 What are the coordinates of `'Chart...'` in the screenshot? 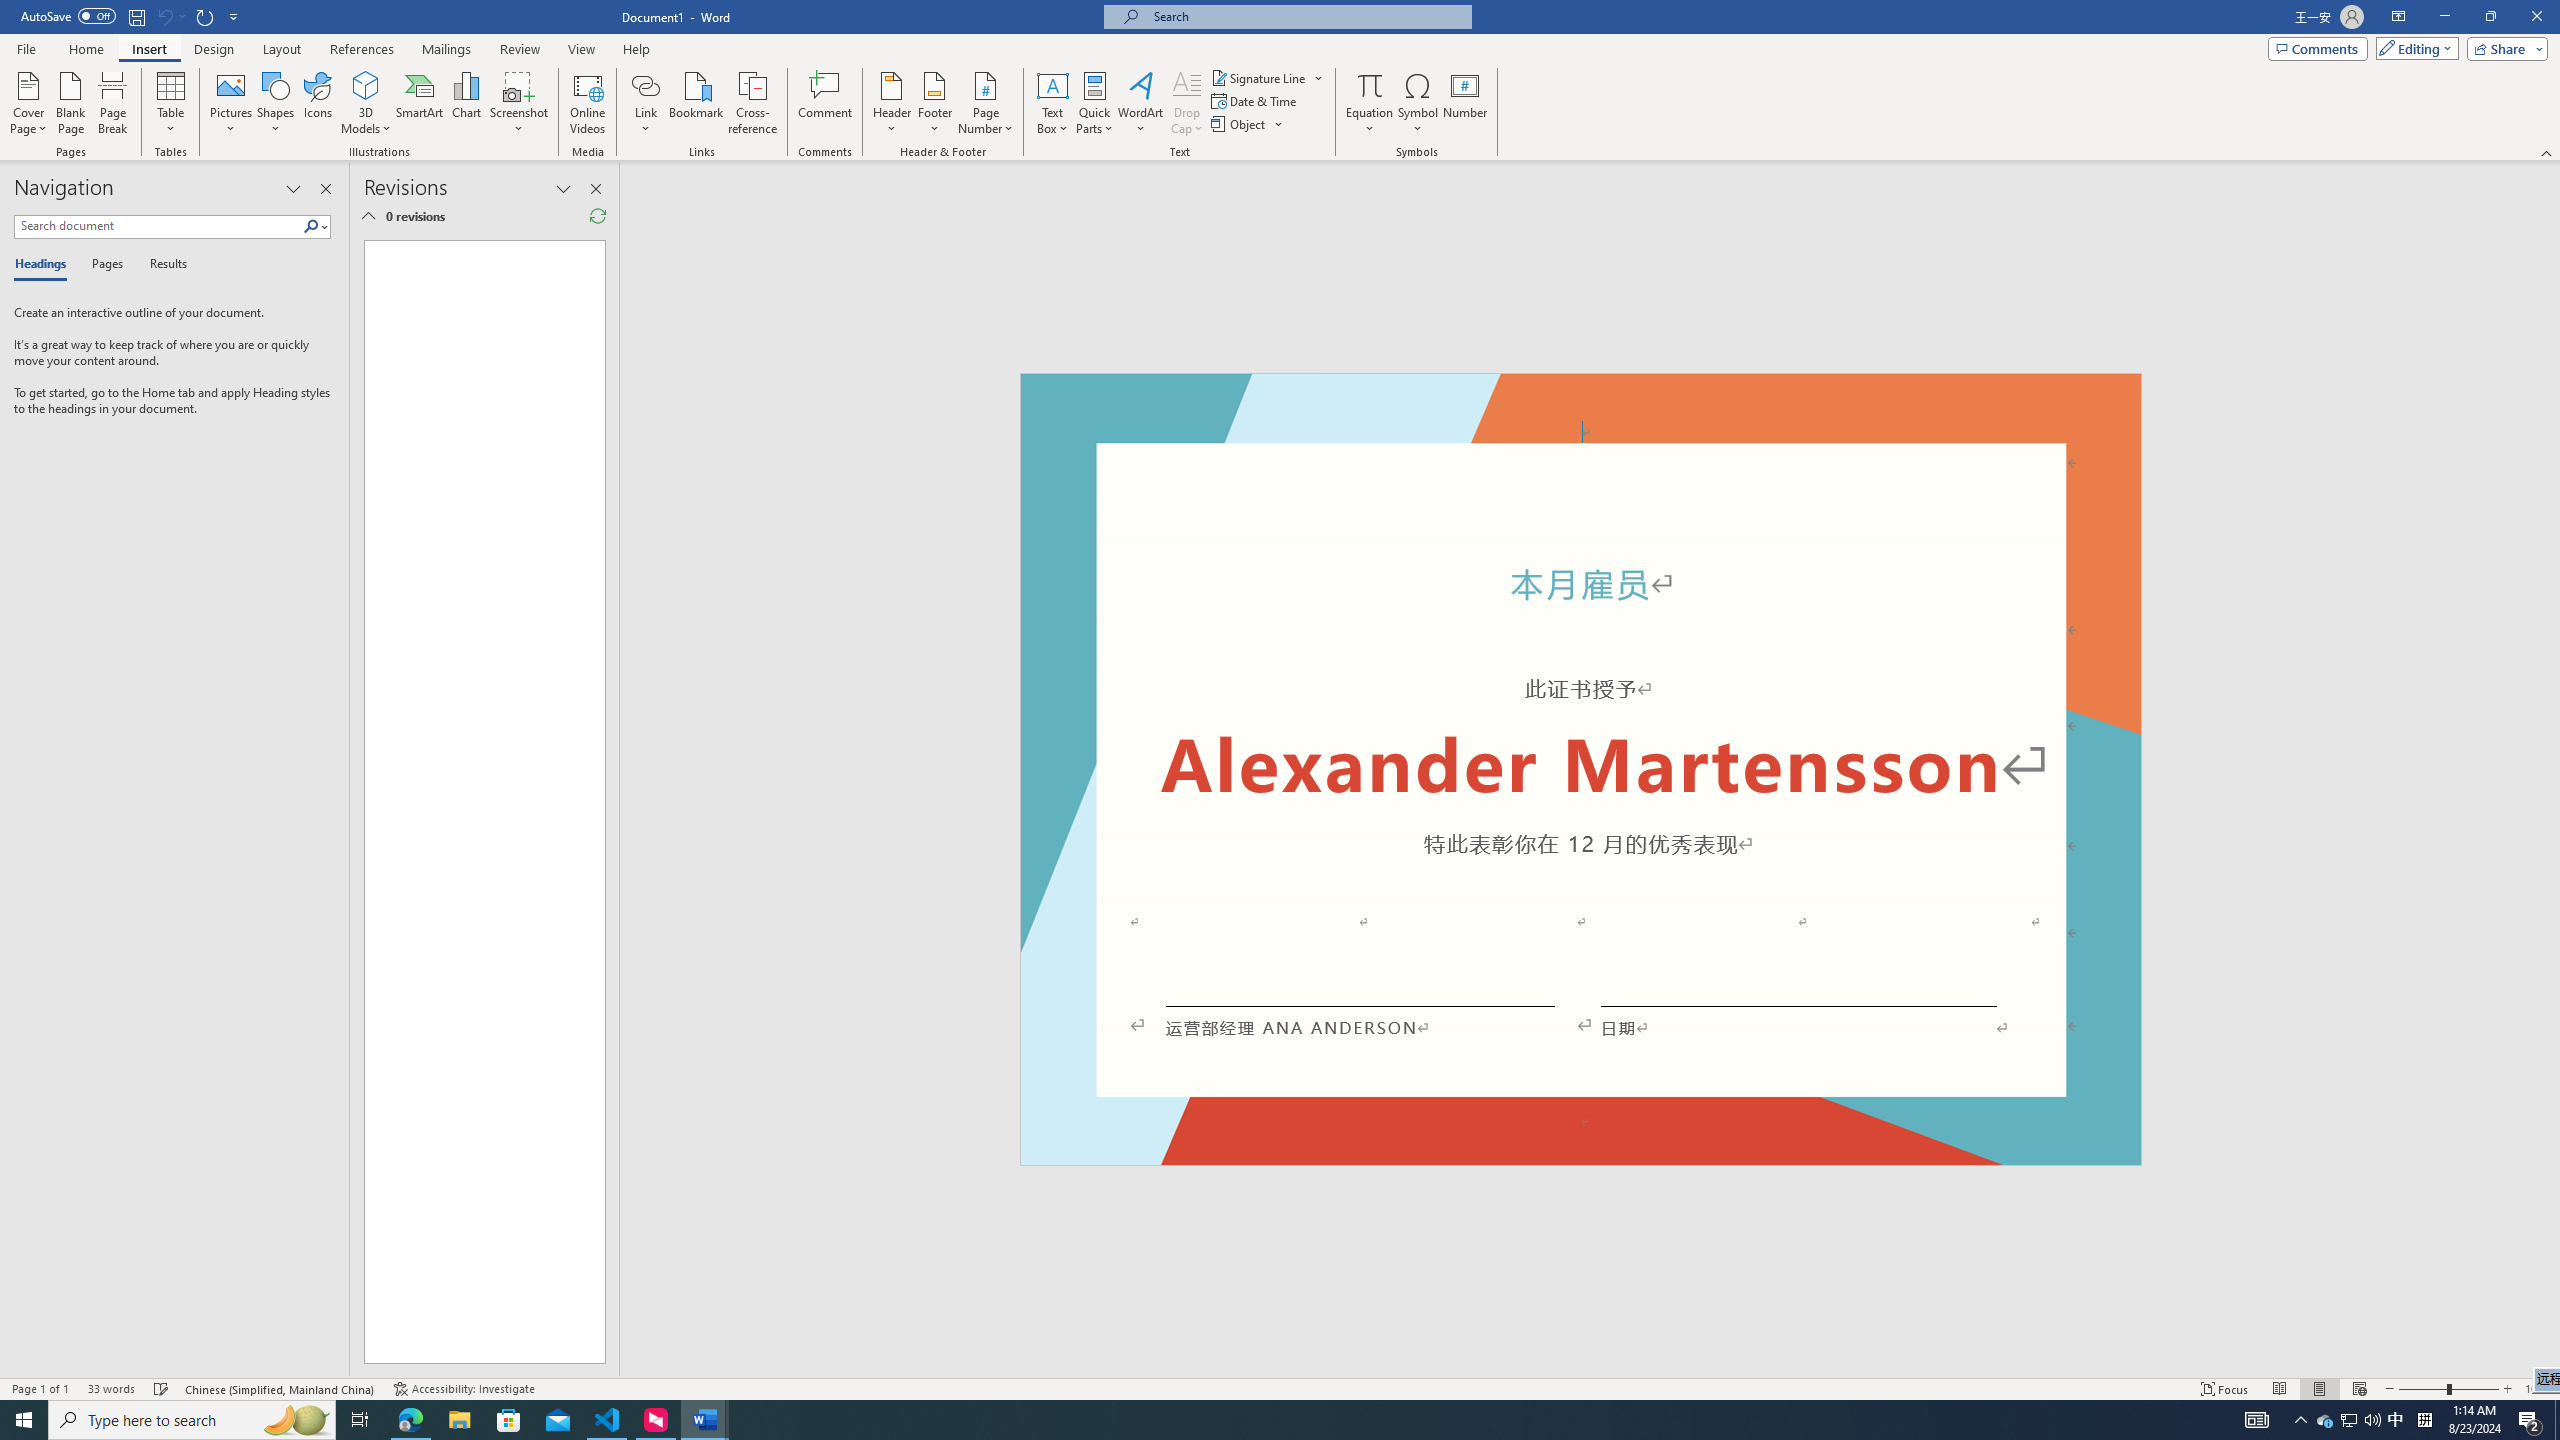 It's located at (466, 103).